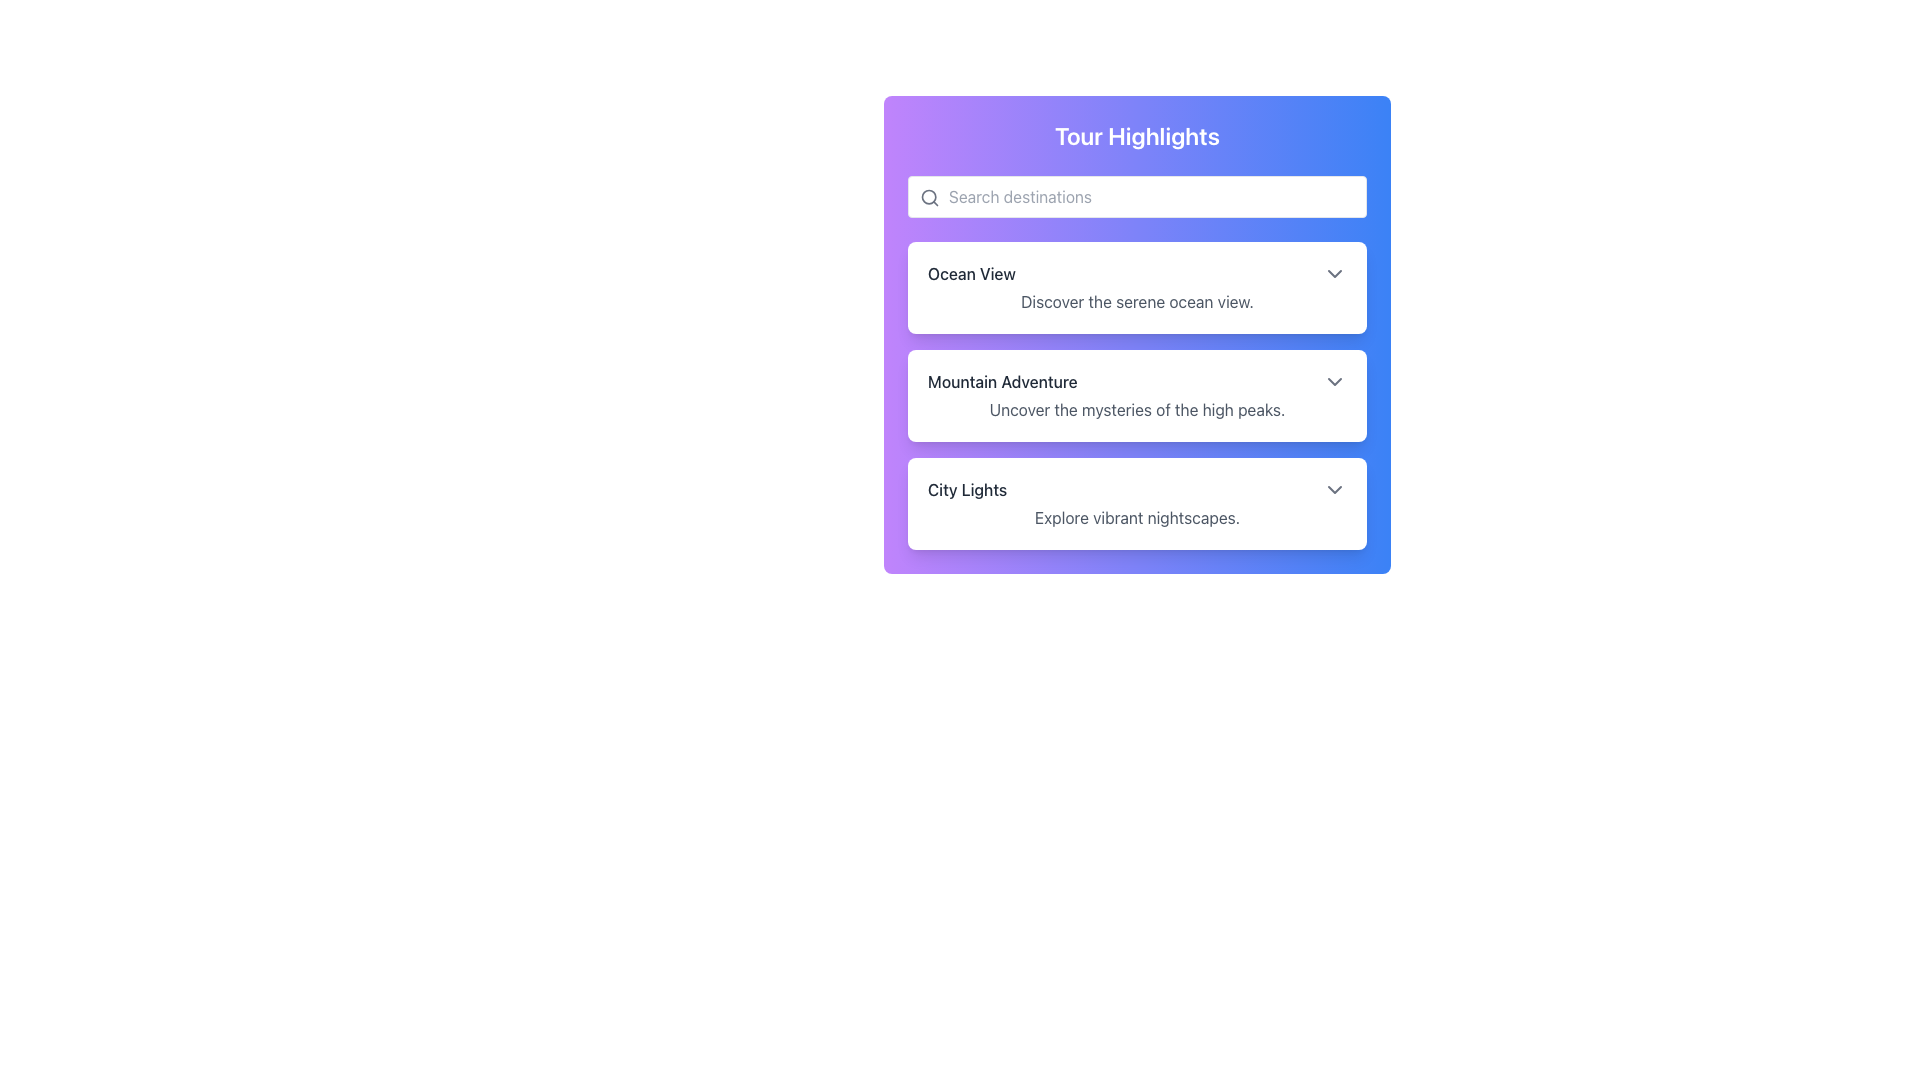  I want to click on the search icon positioned at the top-left corner of the search input field labeled 'Search destinations', so click(929, 197).